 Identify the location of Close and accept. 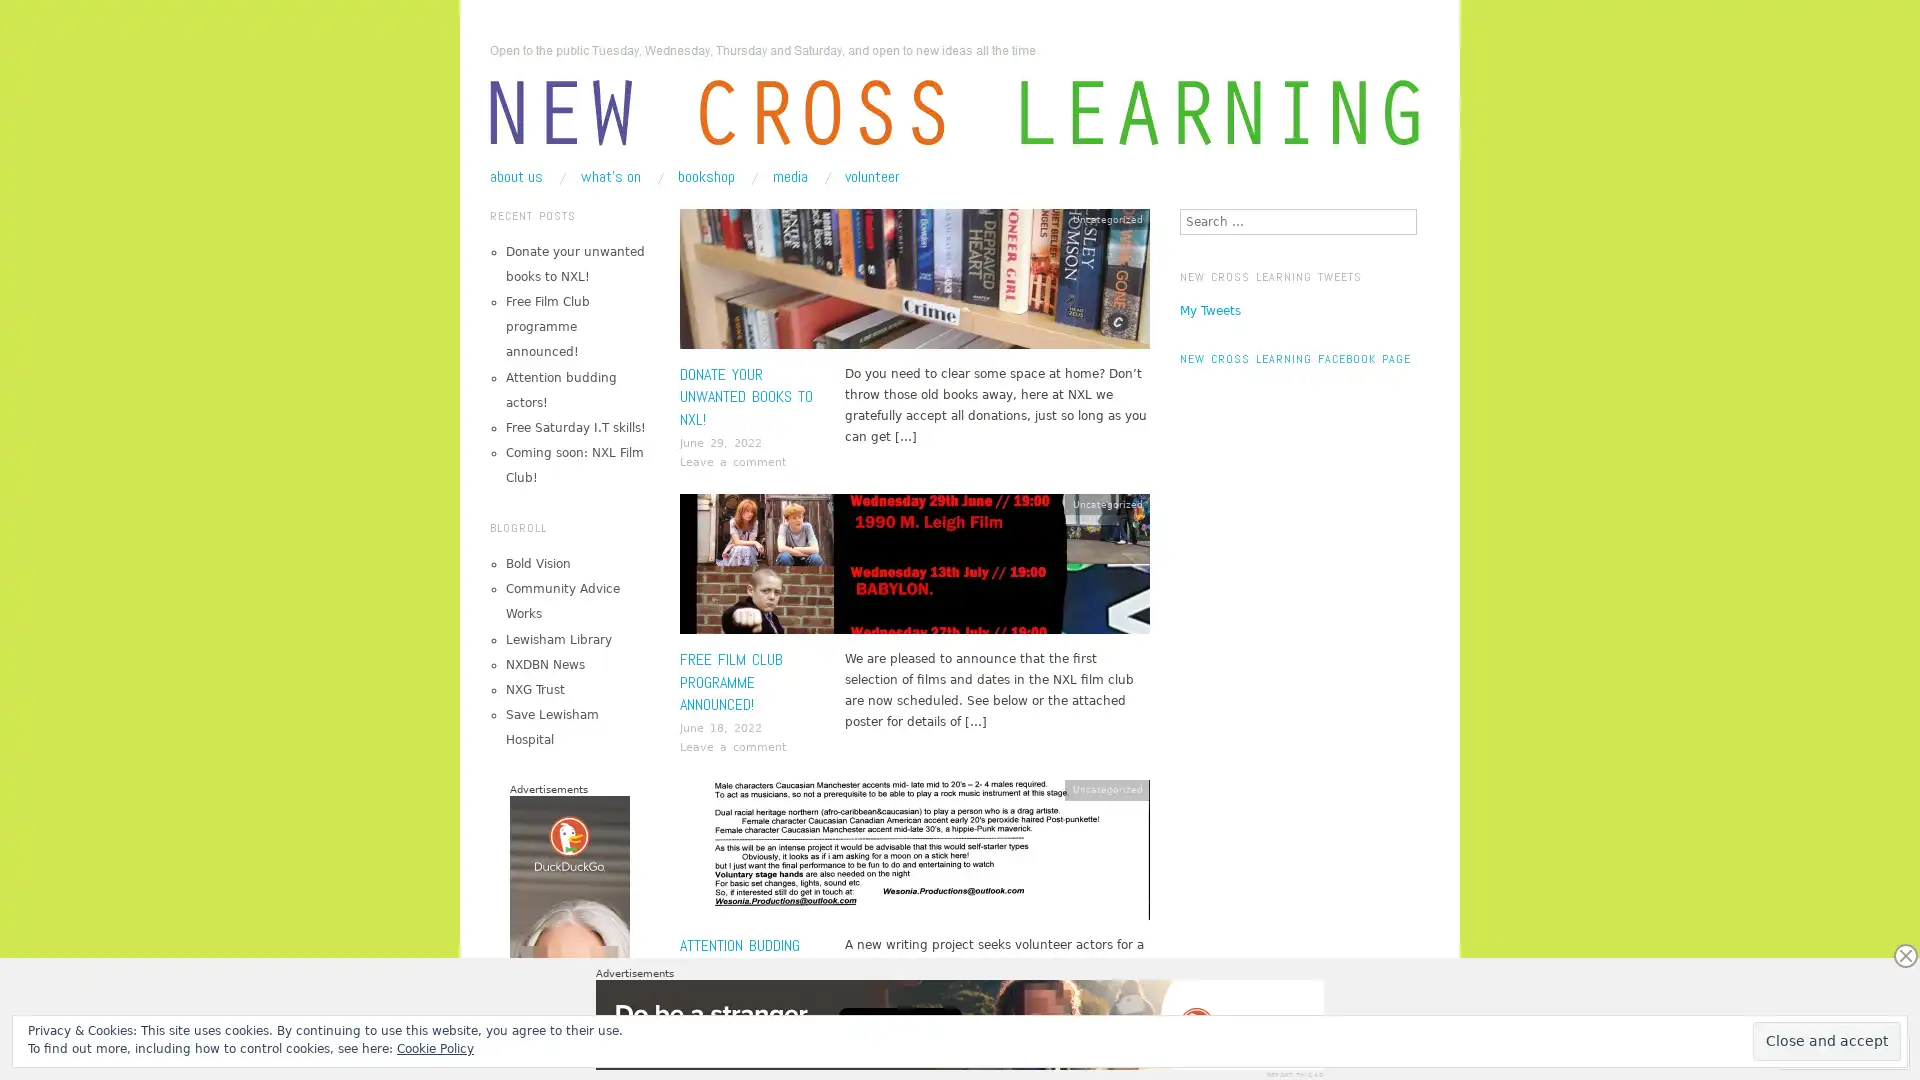
(1827, 1040).